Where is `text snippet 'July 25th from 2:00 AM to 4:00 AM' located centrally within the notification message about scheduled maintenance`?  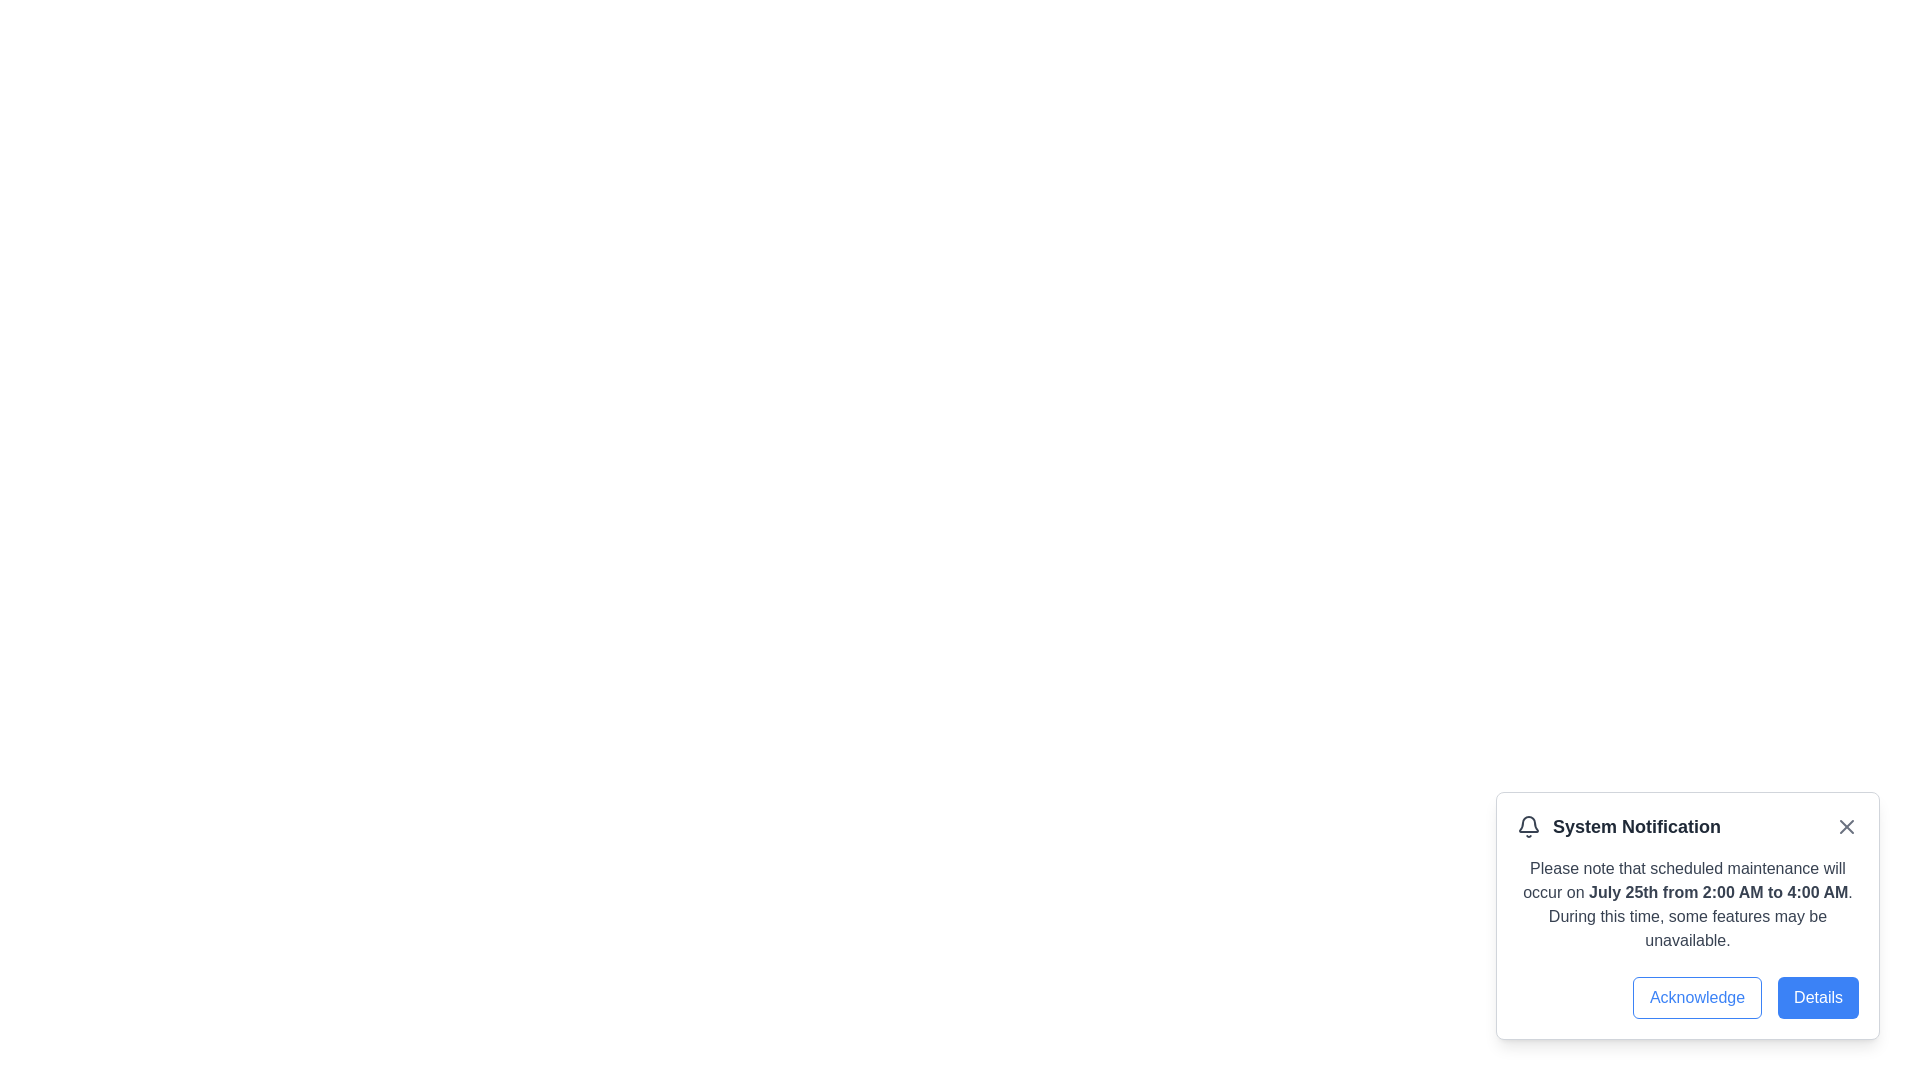 text snippet 'July 25th from 2:00 AM to 4:00 AM' located centrally within the notification message about scheduled maintenance is located at coordinates (1717, 891).